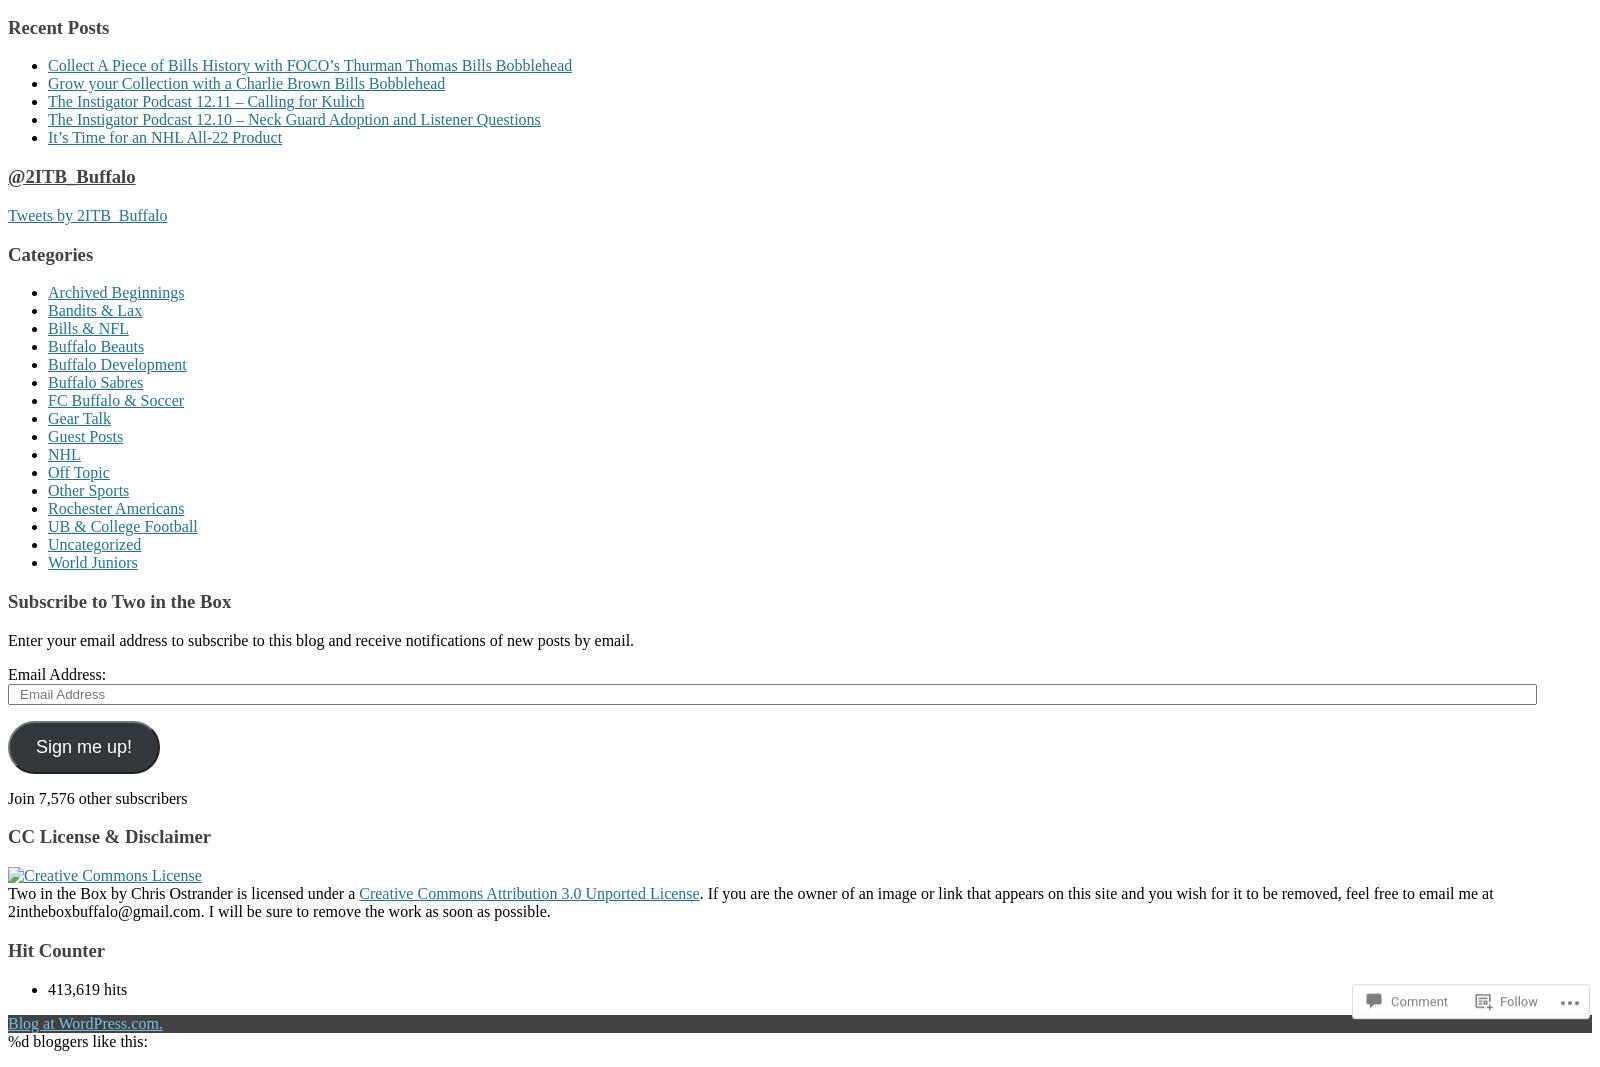 The image size is (1600, 1067). Describe the element at coordinates (91, 562) in the screenshot. I see `'World Juniors'` at that location.